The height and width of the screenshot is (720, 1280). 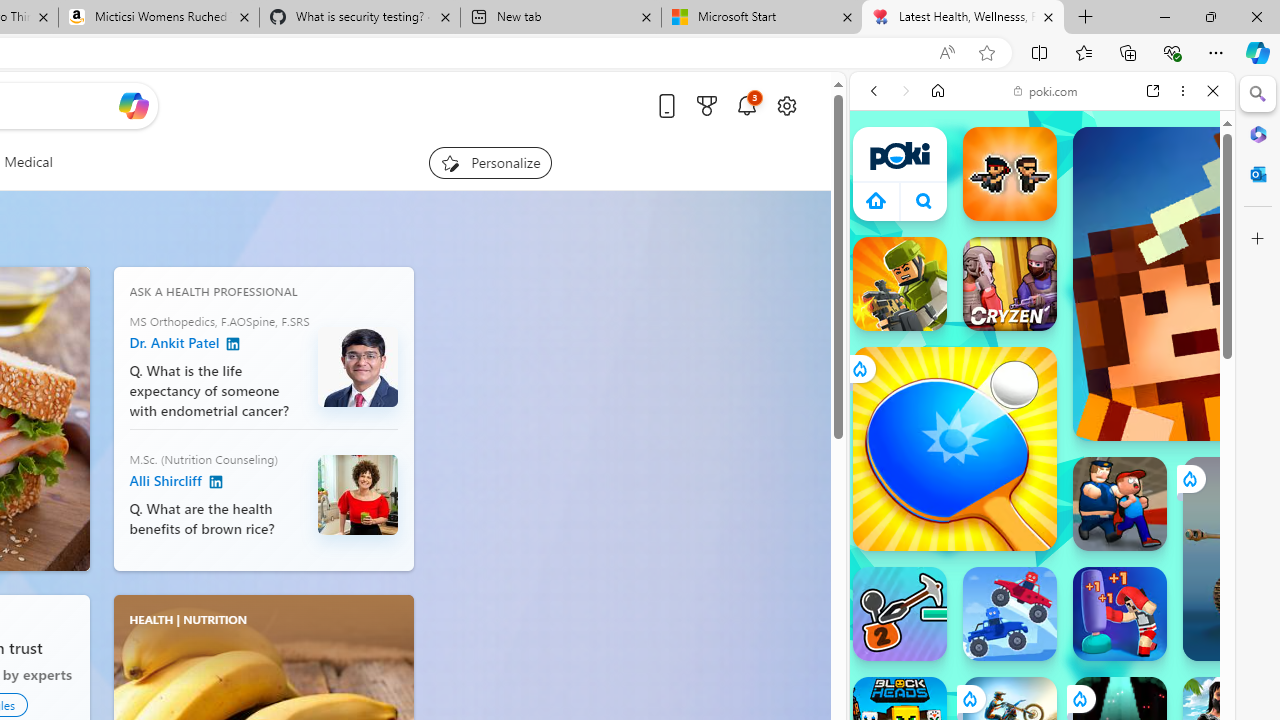 What do you see at coordinates (923, 200) in the screenshot?
I see `'Class: B_5ykBA46kDOxiz_R9wm'` at bounding box center [923, 200].